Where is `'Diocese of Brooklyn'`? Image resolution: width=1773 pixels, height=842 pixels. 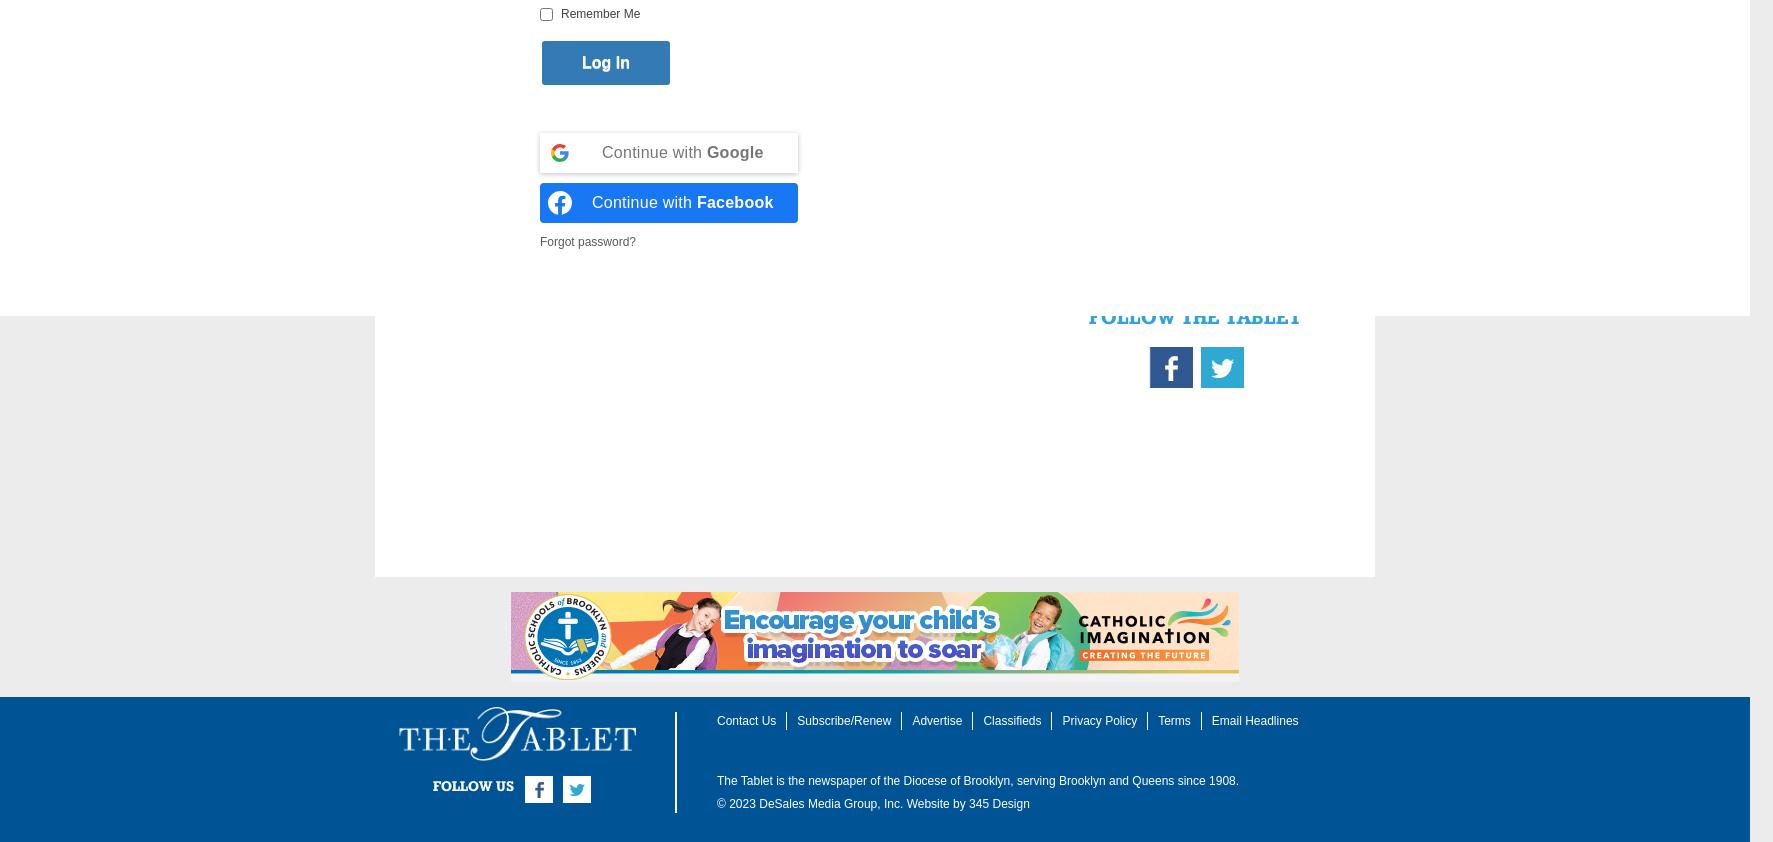
'Diocese of Brooklyn' is located at coordinates (956, 781).